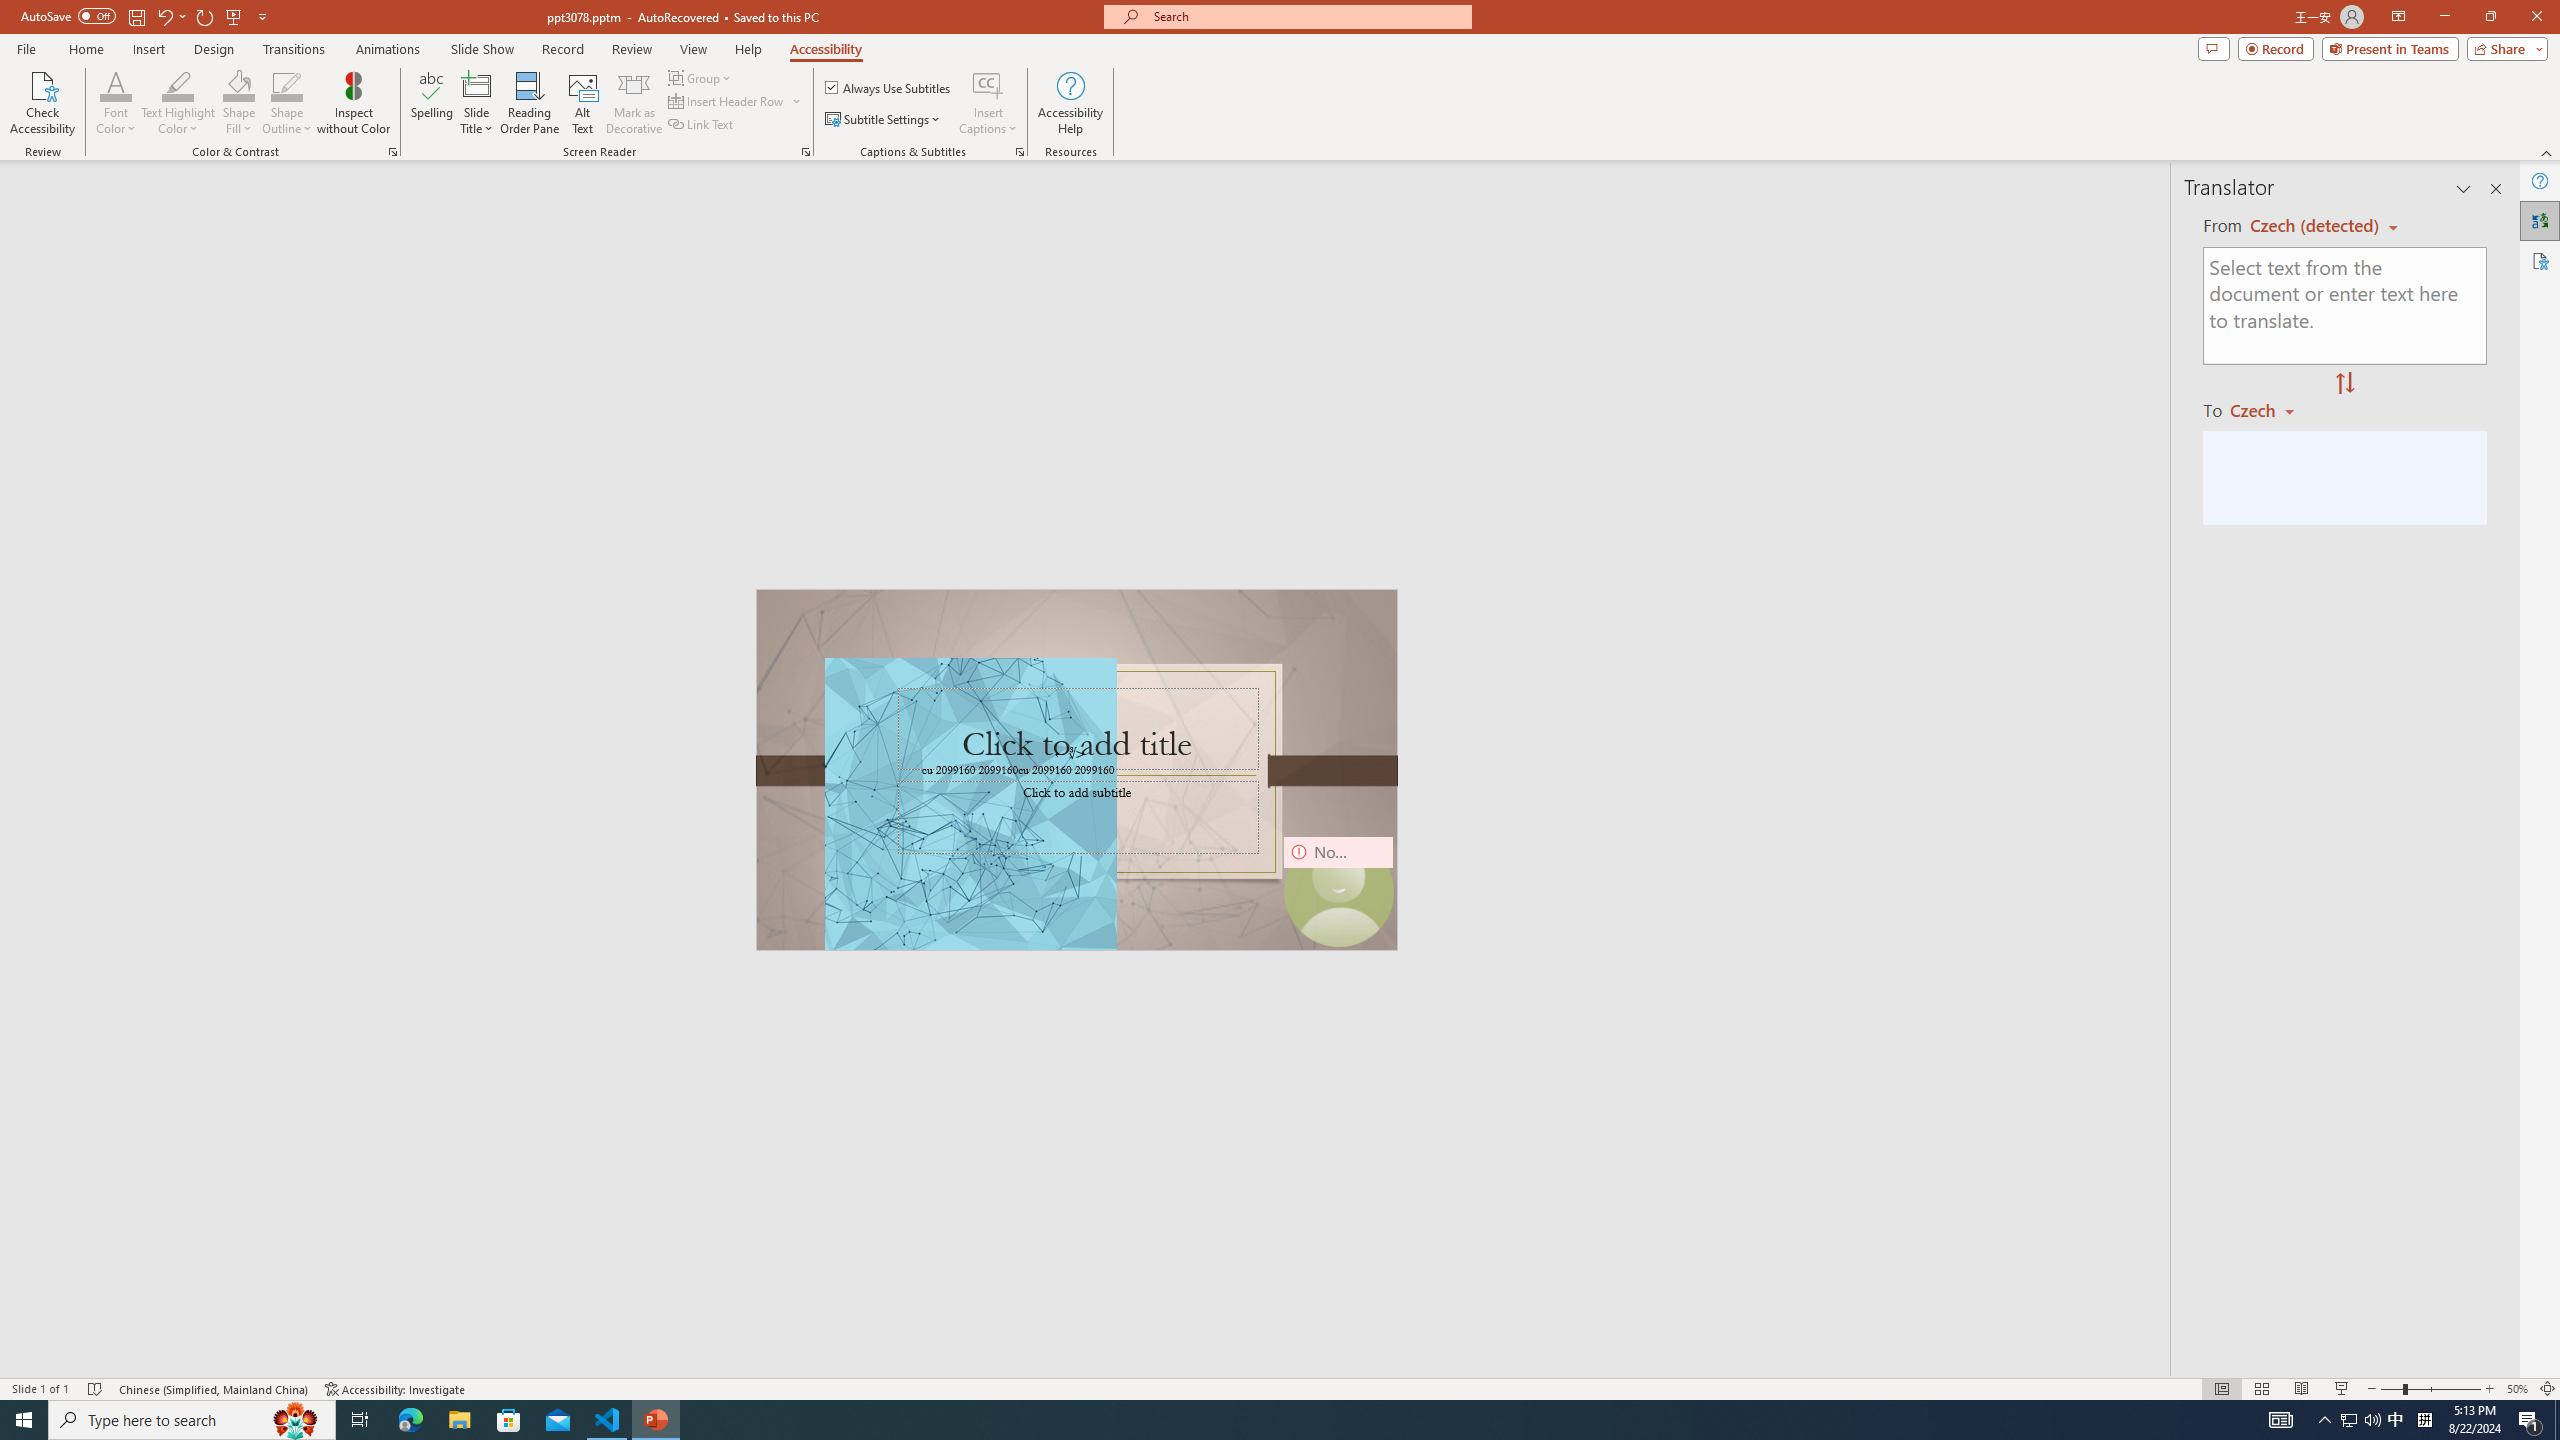 Image resolution: width=2560 pixels, height=1440 pixels. Describe the element at coordinates (884, 118) in the screenshot. I see `'Subtitle Settings'` at that location.